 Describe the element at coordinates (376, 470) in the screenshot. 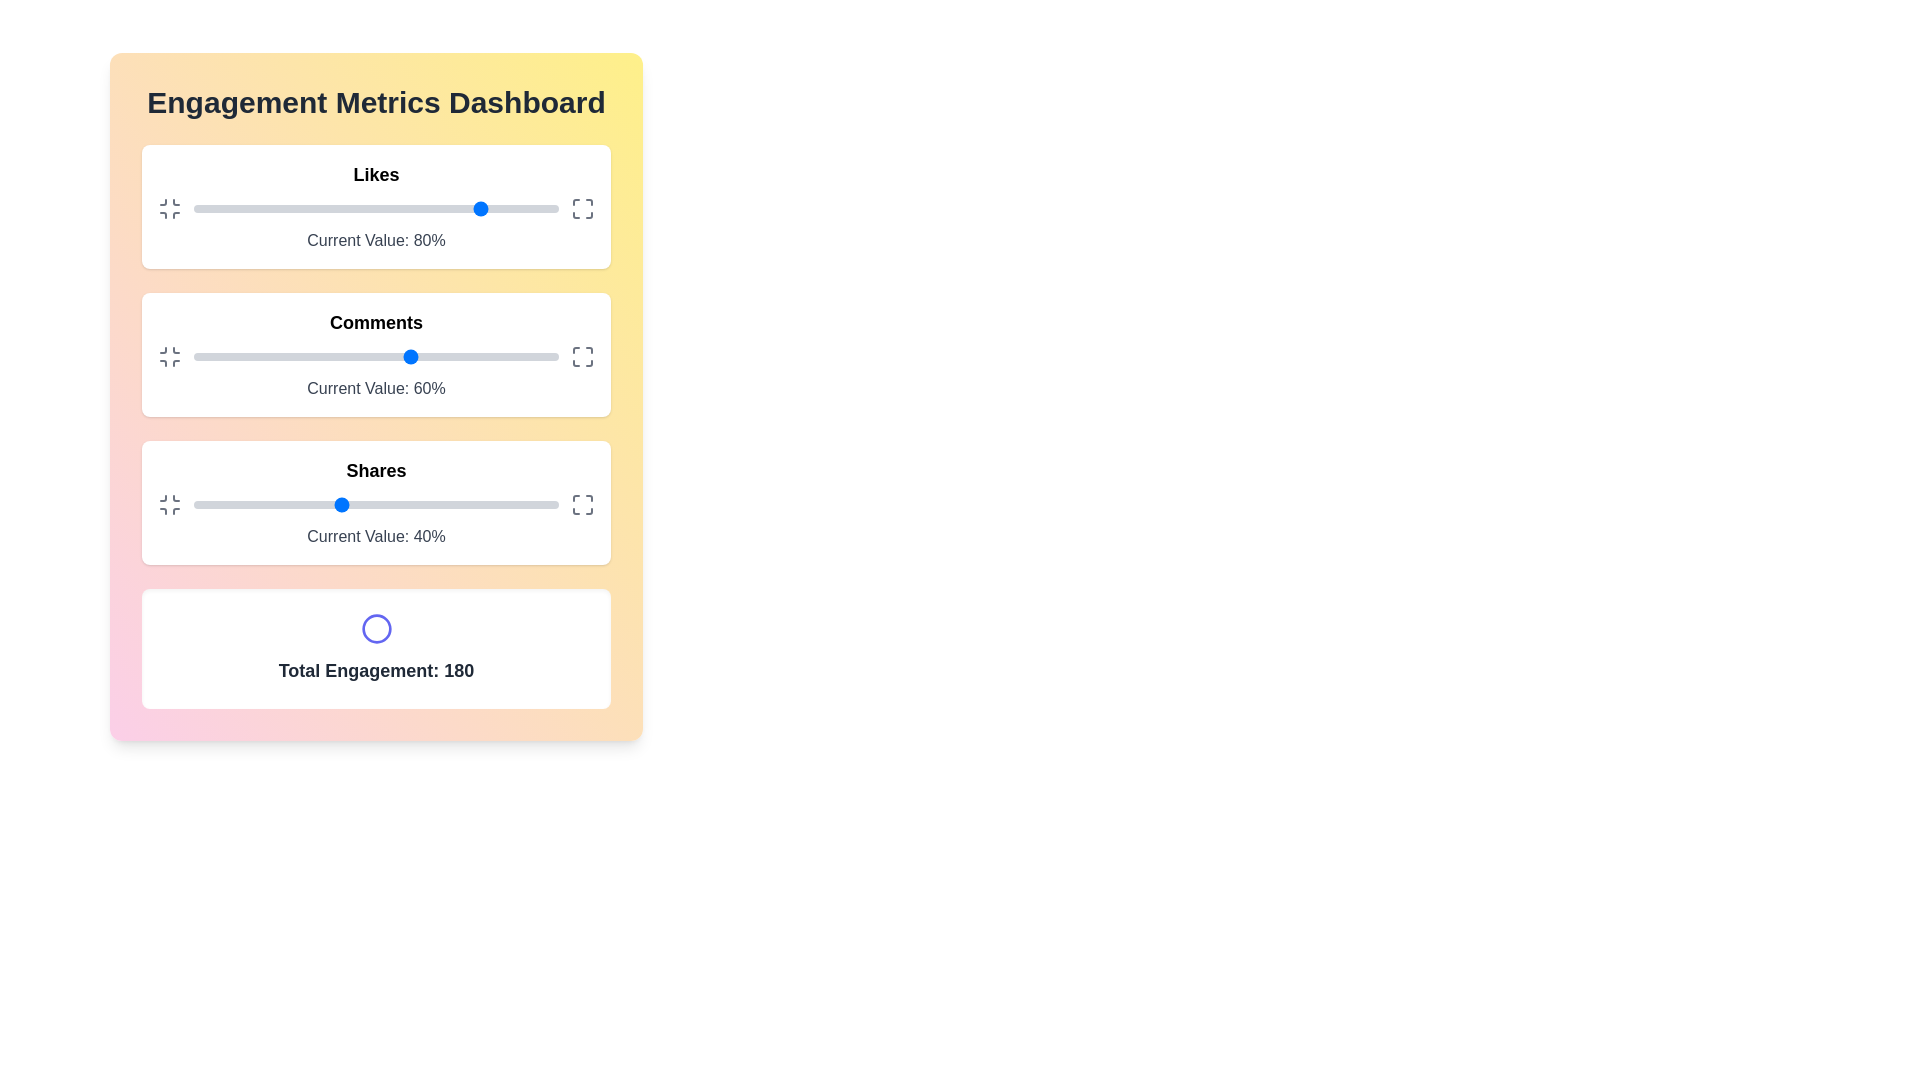

I see `the 'Shares' text label, which is bold, capitalized, and prominently displayed in the engagement metrics section` at that location.